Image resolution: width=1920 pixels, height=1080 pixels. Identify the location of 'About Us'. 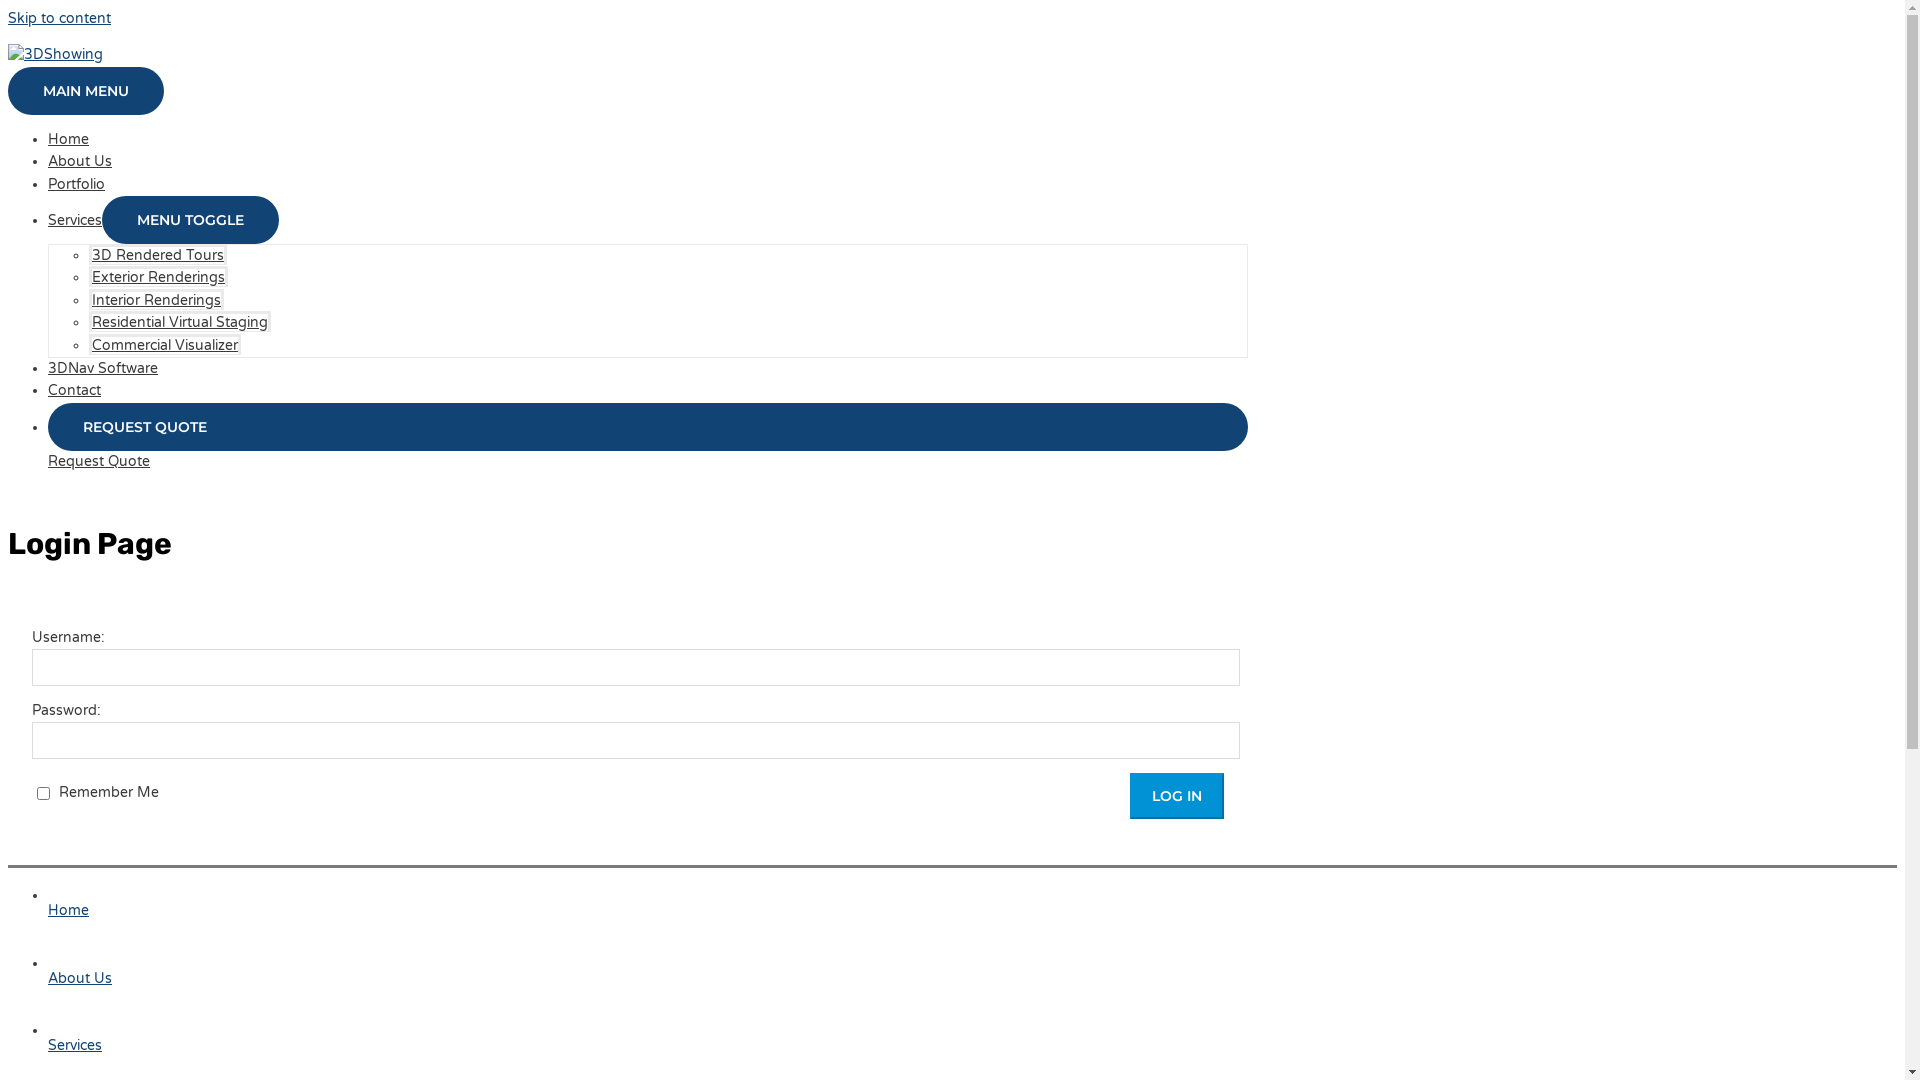
(648, 967).